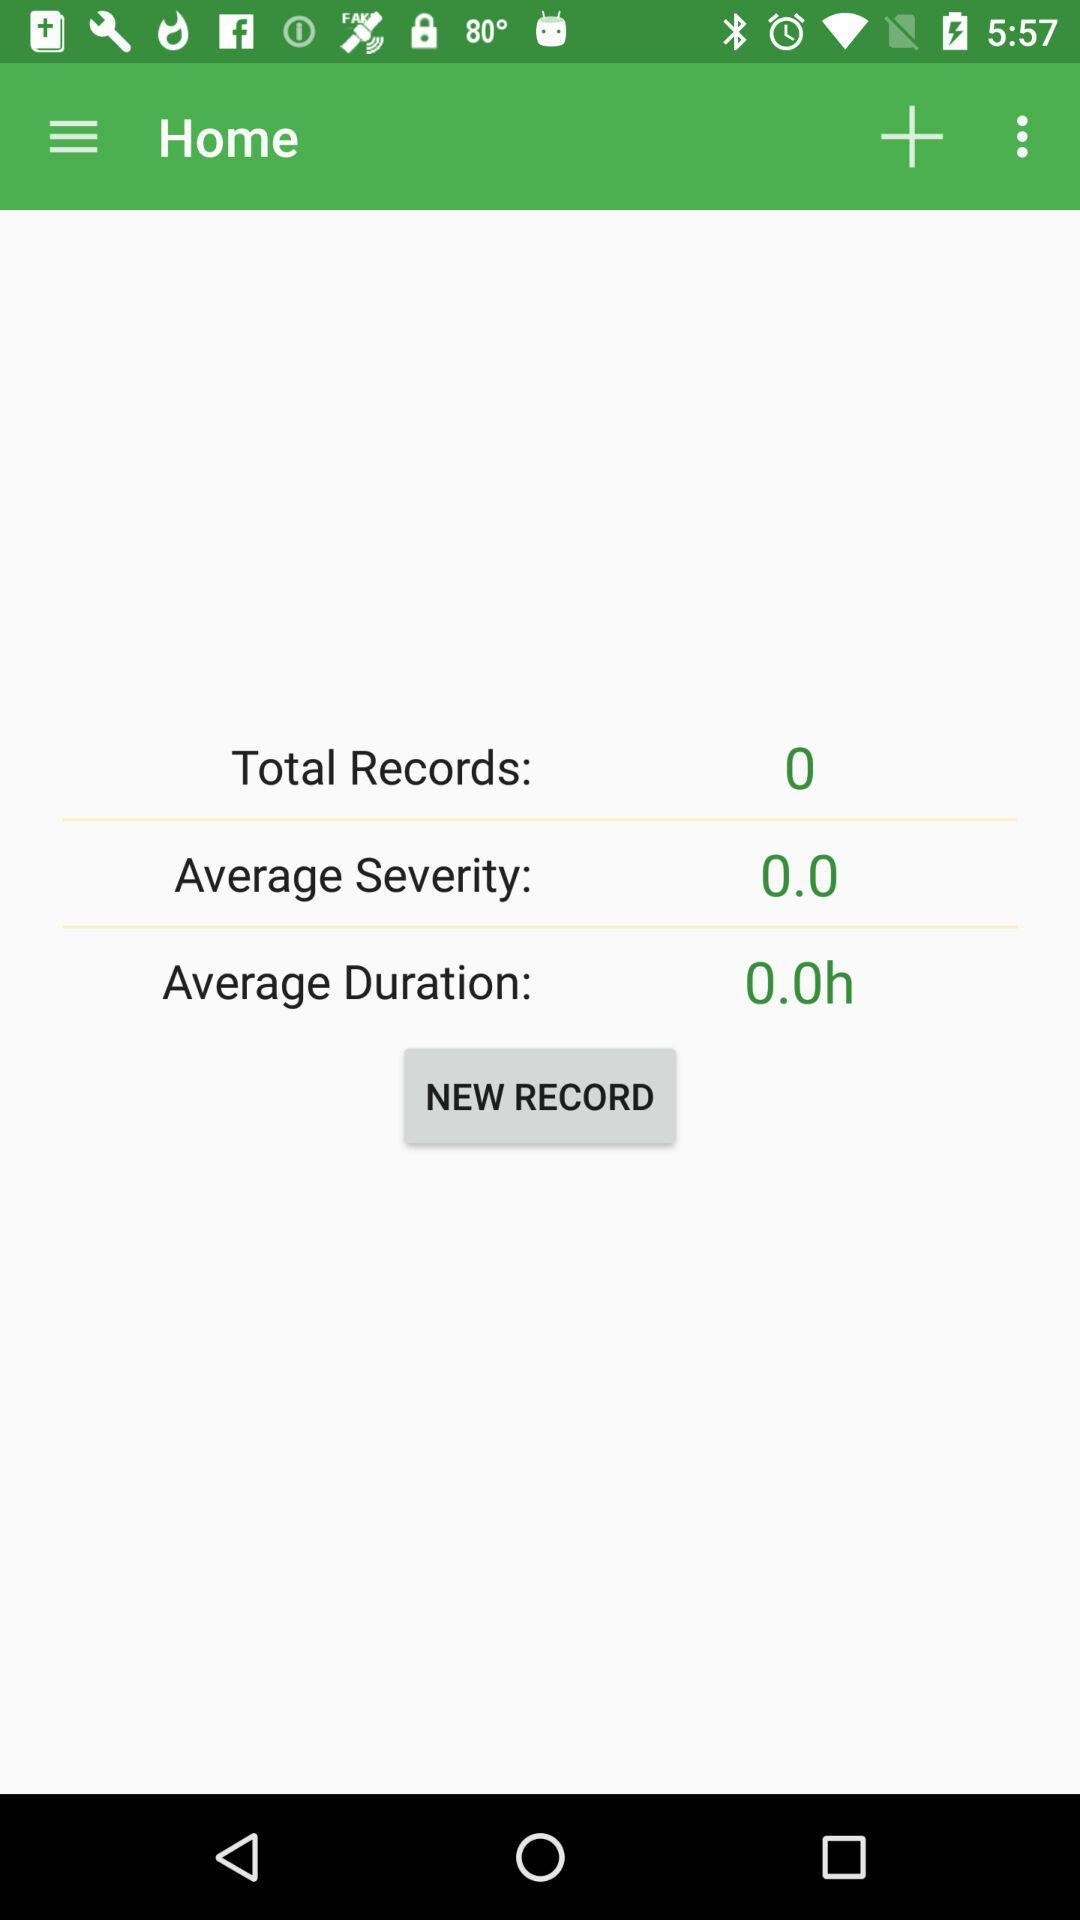 This screenshot has height=1920, width=1080. Describe the element at coordinates (72, 135) in the screenshot. I see `icon next to home item` at that location.